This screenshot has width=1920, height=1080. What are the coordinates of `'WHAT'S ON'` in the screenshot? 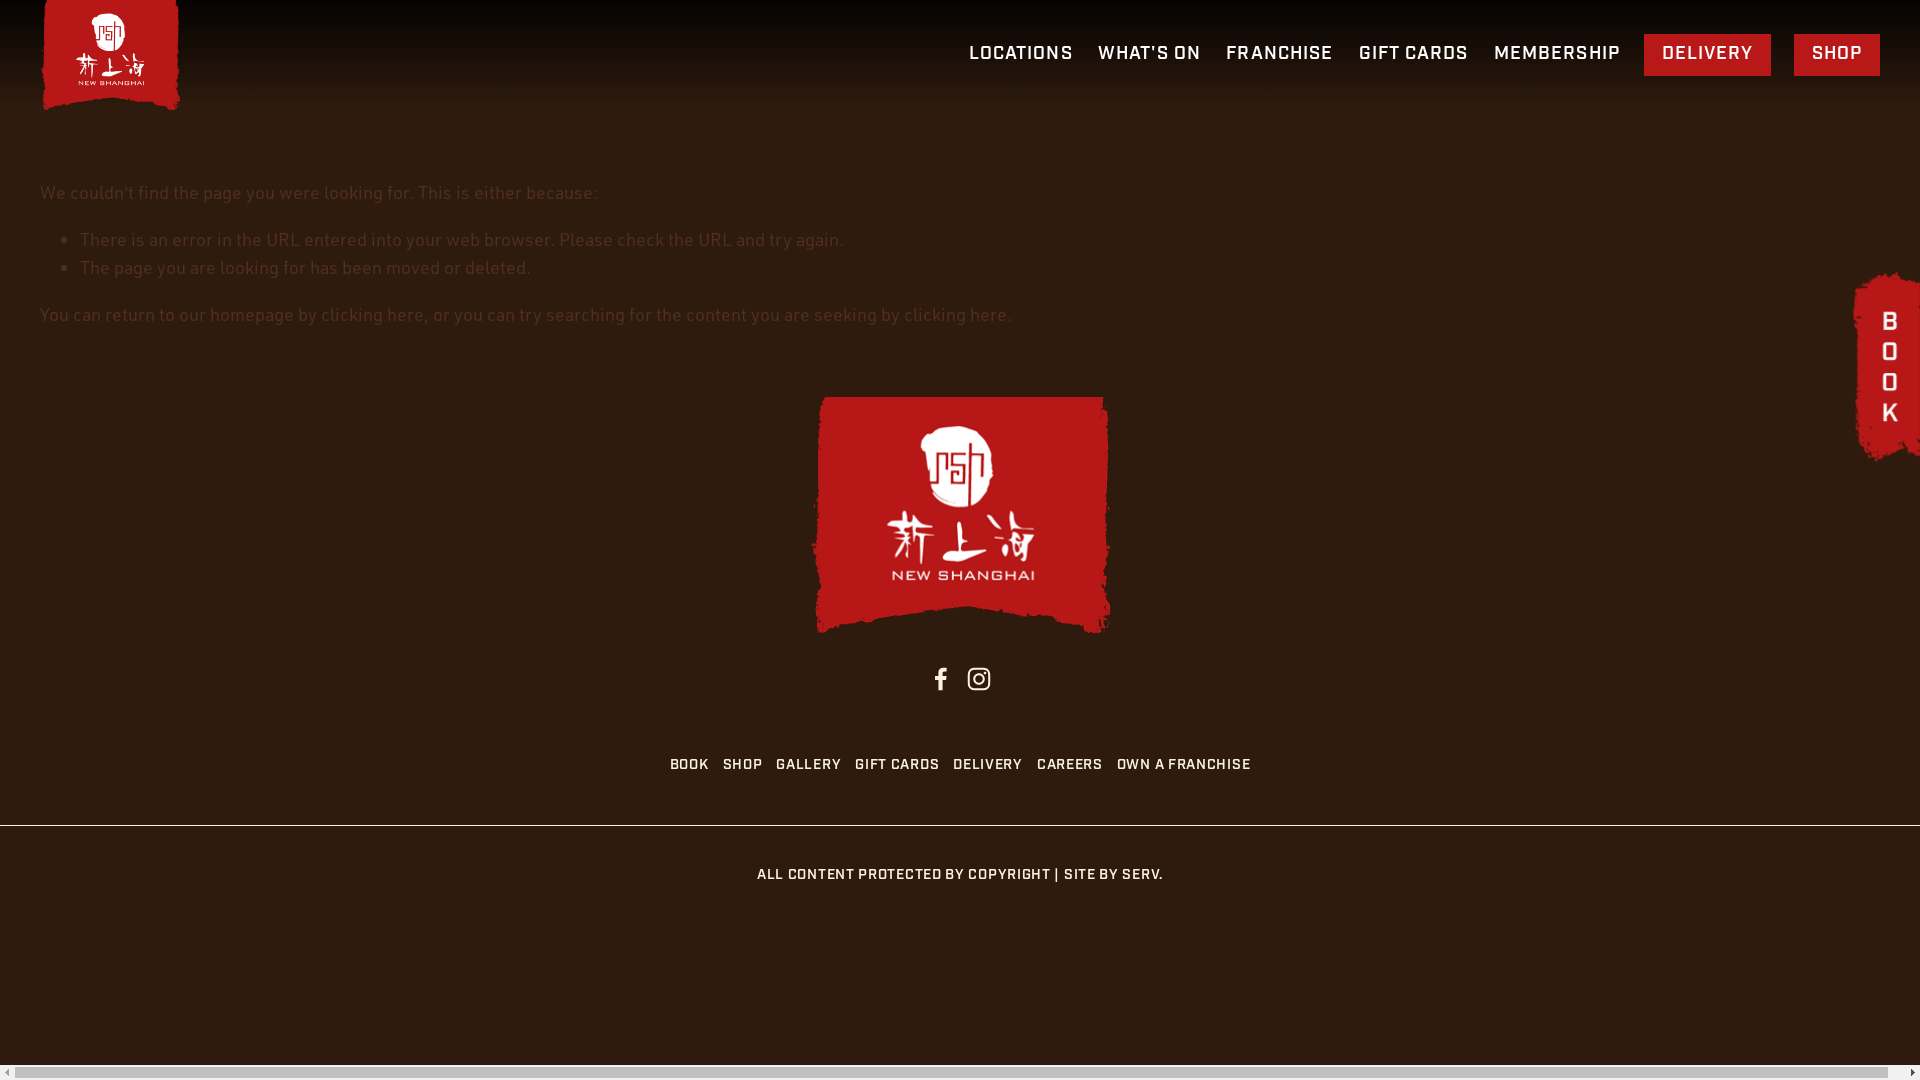 It's located at (1149, 53).